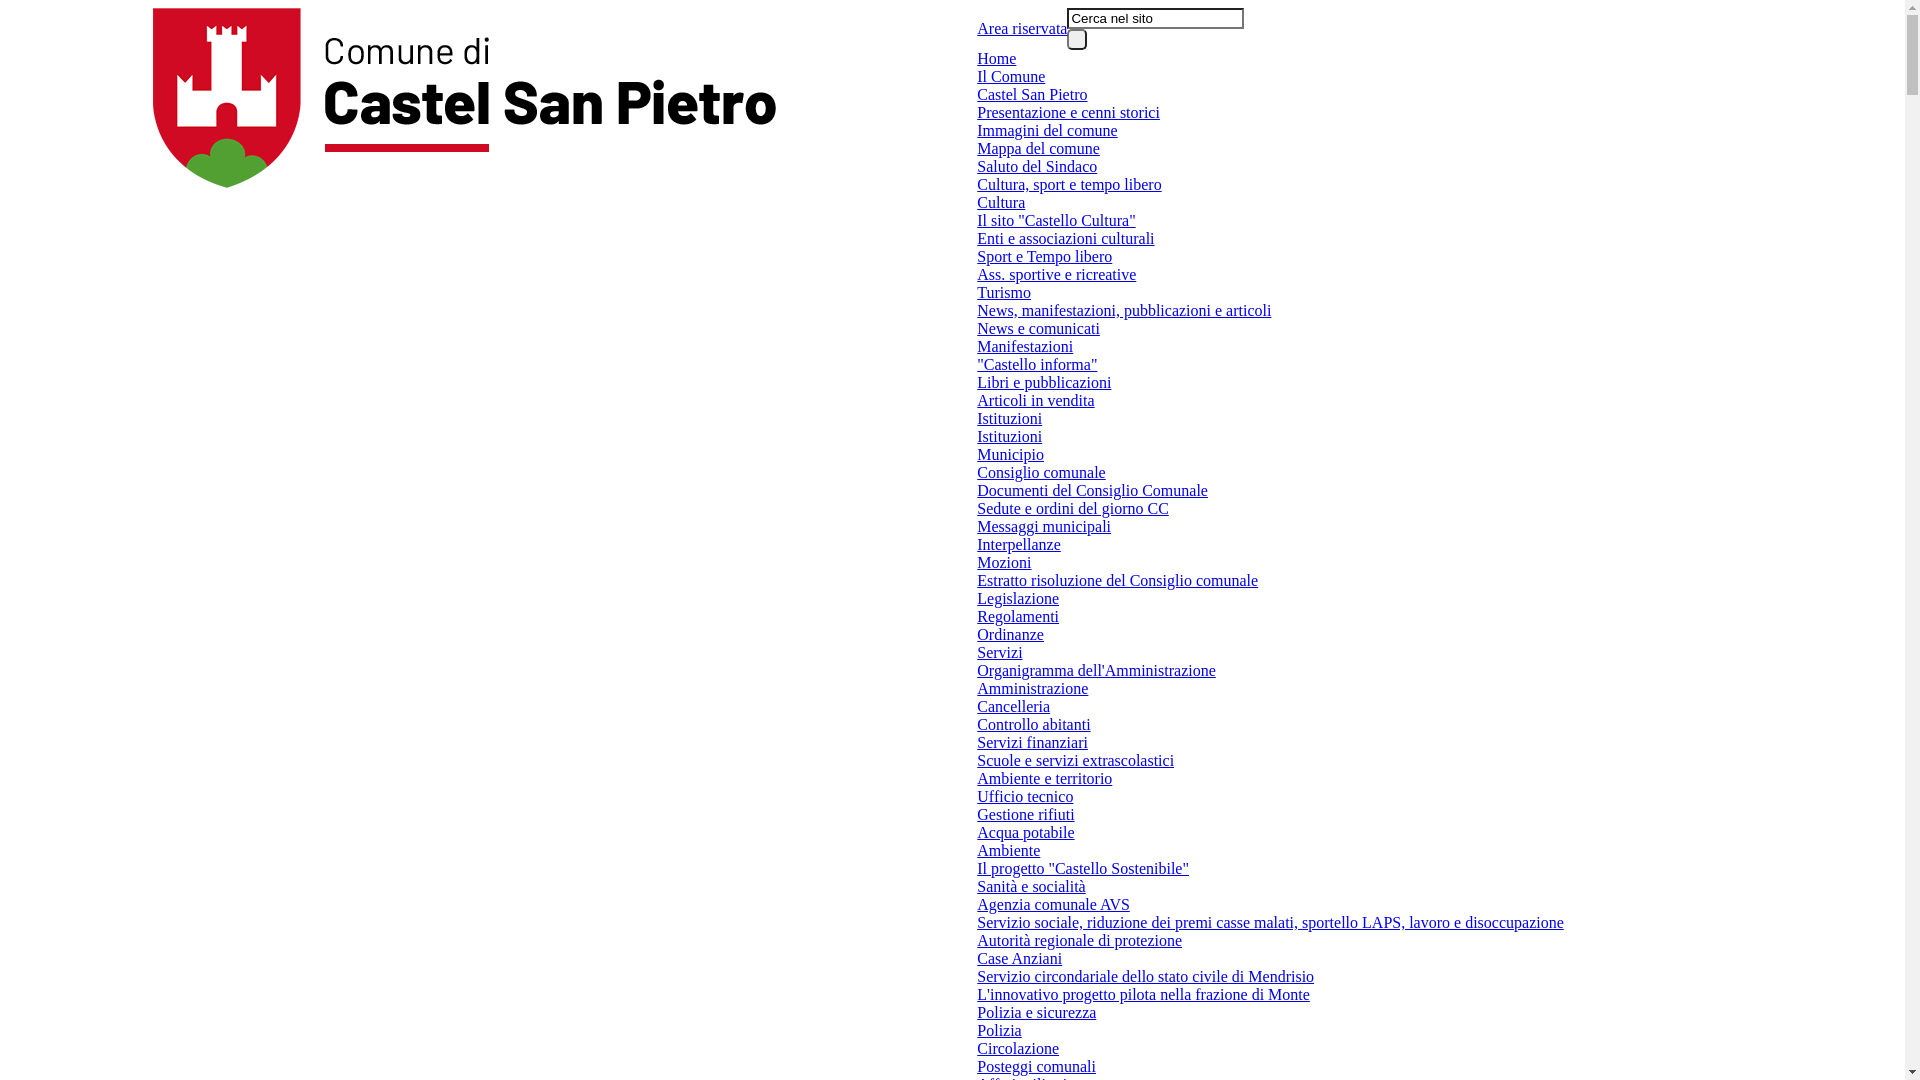 The height and width of the screenshot is (1080, 1920). What do you see at coordinates (977, 95) in the screenshot?
I see `'Castel San Pietro'` at bounding box center [977, 95].